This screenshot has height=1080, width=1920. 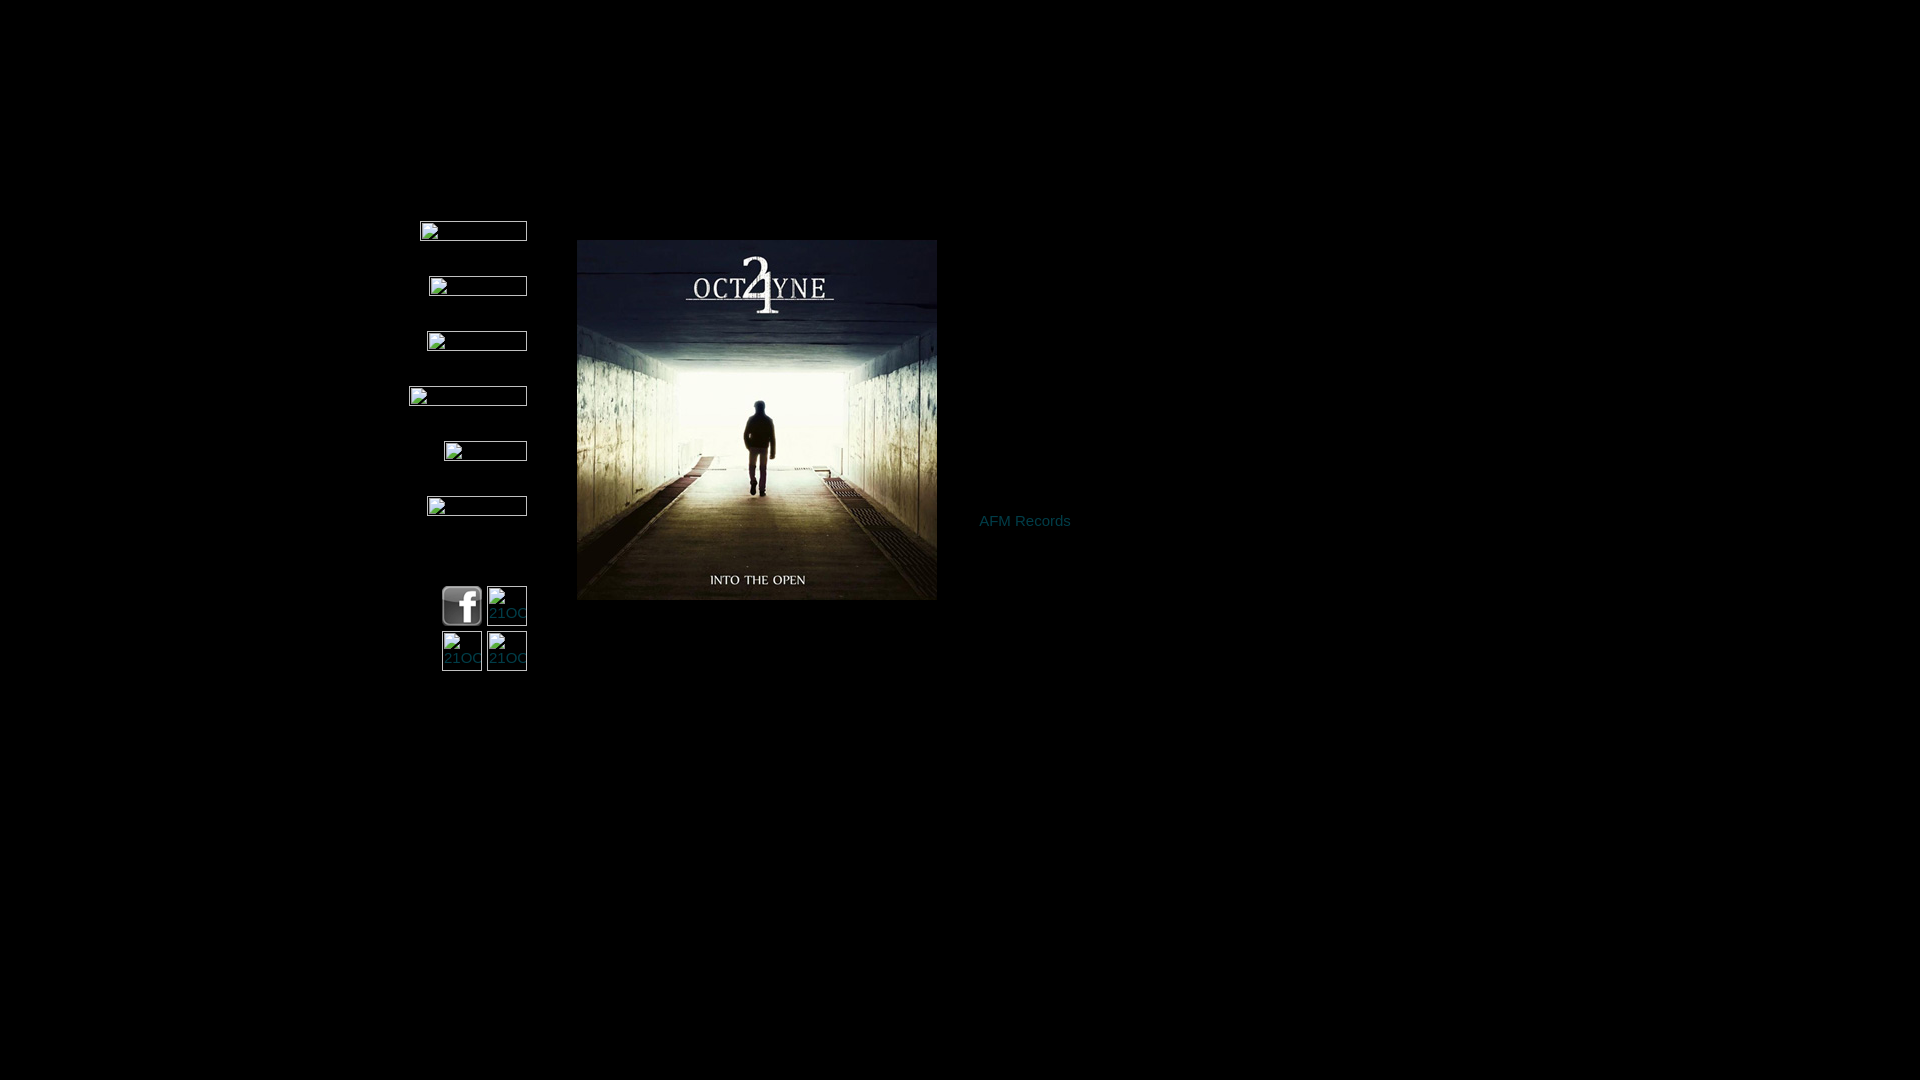 What do you see at coordinates (1025, 519) in the screenshot?
I see `'AFM Records'` at bounding box center [1025, 519].